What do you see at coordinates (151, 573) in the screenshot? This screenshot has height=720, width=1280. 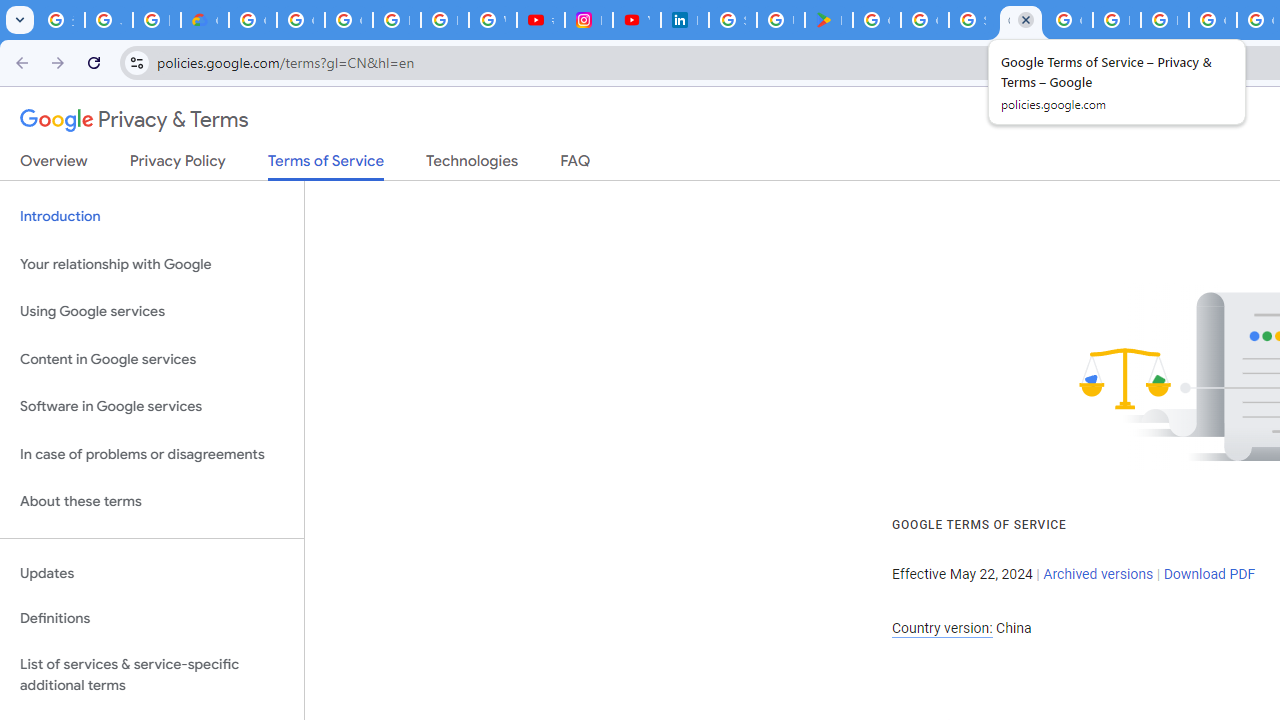 I see `'Updates'` at bounding box center [151, 573].